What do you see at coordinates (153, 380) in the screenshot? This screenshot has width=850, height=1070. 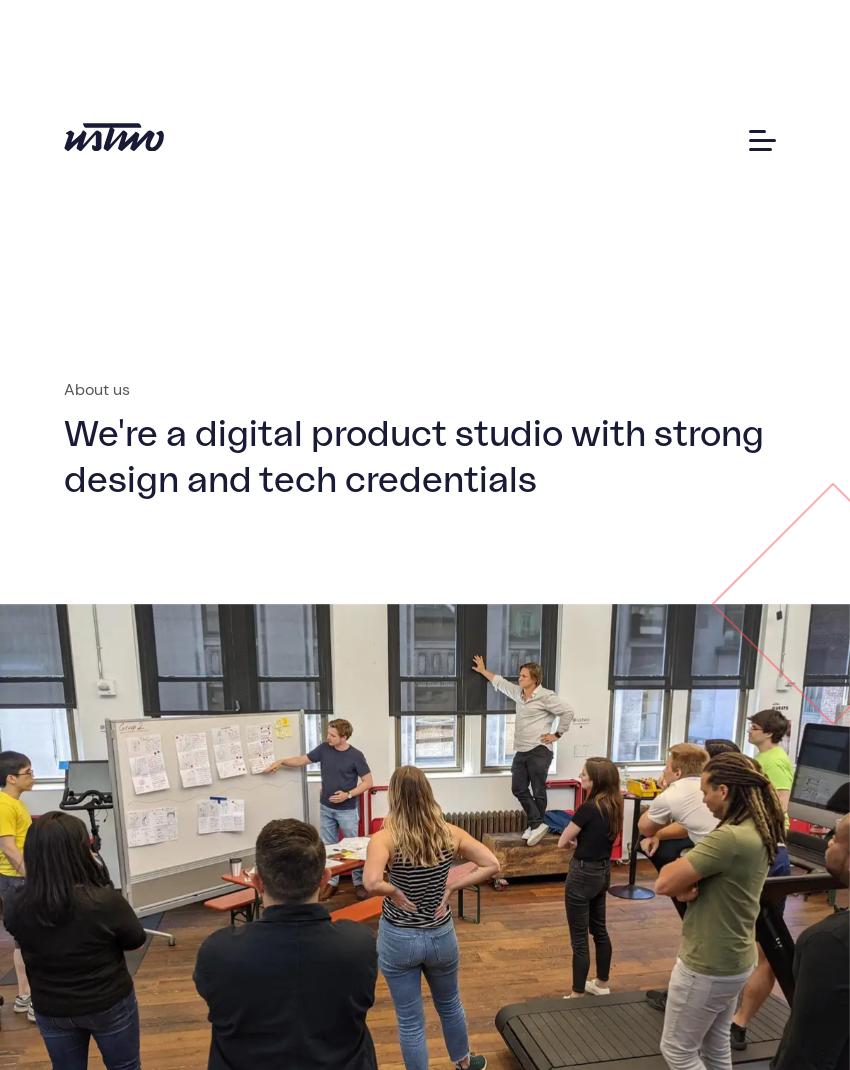 I see `'Employee Owned'` at bounding box center [153, 380].